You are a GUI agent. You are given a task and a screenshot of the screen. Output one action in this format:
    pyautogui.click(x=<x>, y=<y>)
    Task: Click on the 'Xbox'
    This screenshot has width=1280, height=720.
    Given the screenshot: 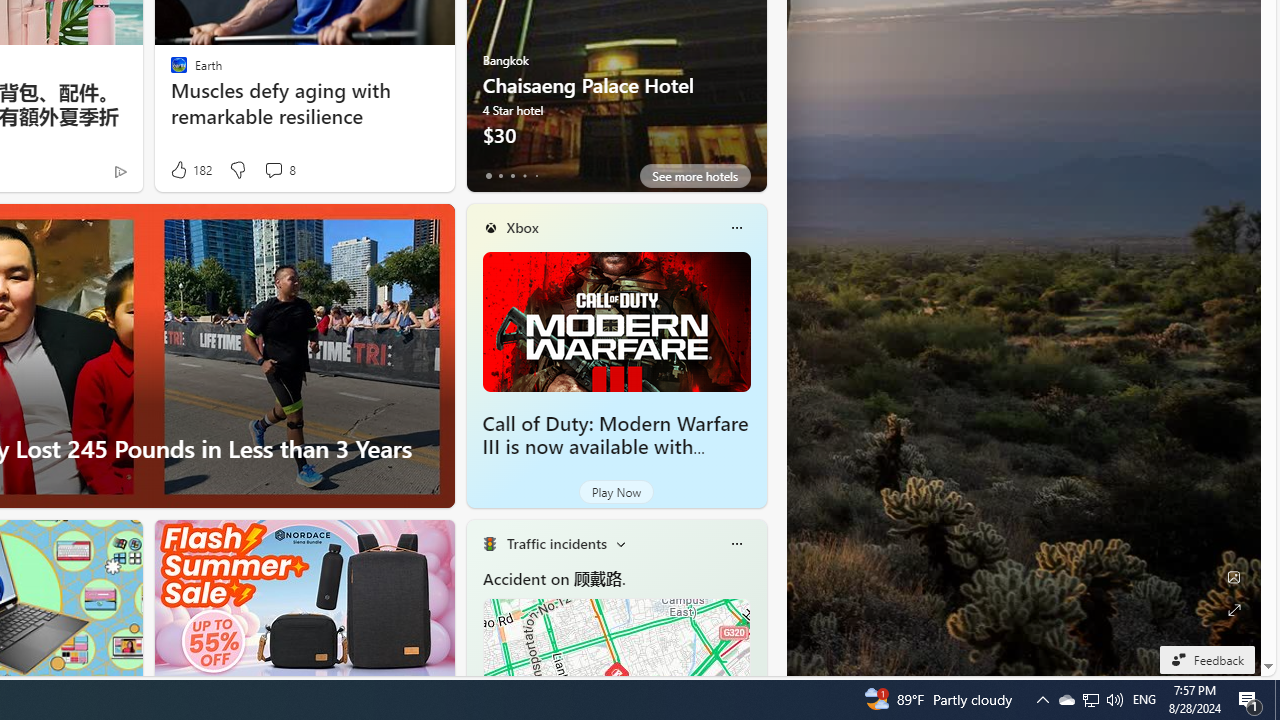 What is the action you would take?
    pyautogui.click(x=522, y=226)
    